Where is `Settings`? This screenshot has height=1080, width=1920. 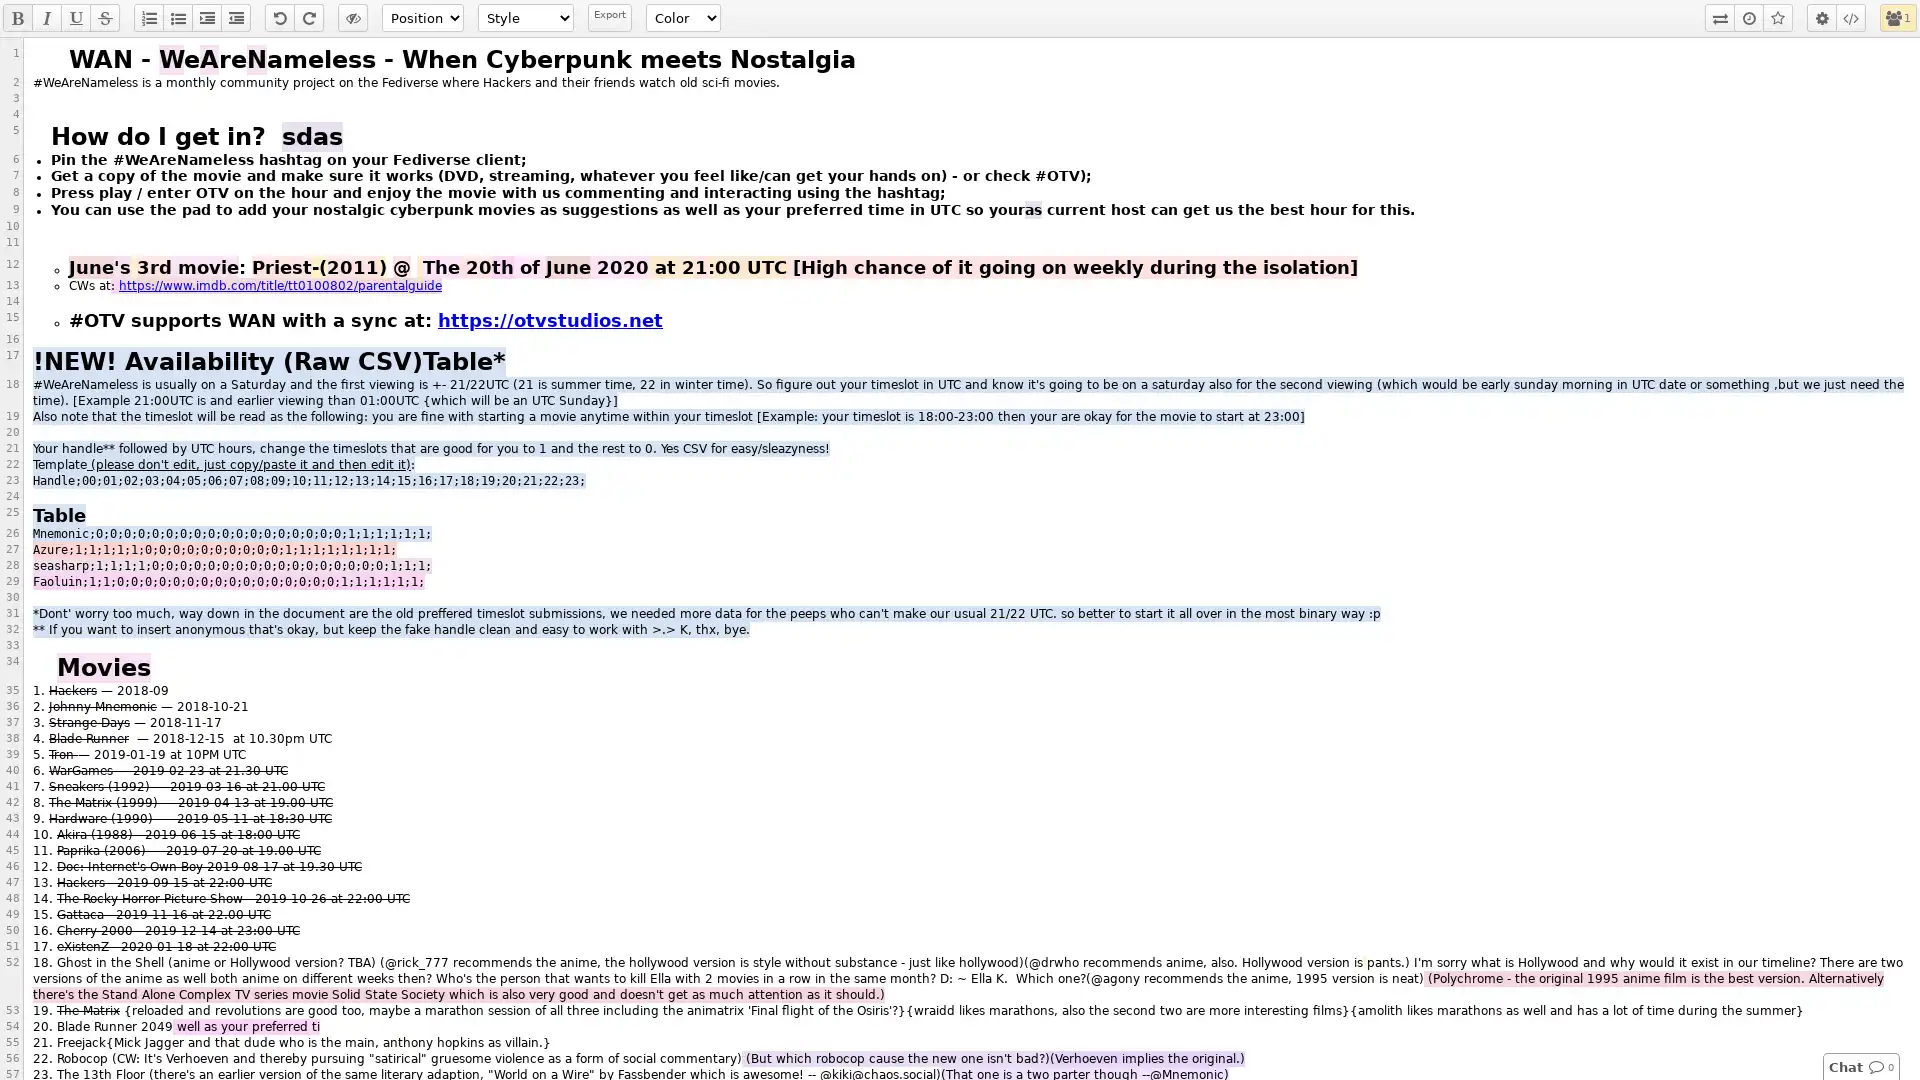
Settings is located at coordinates (1822, 18).